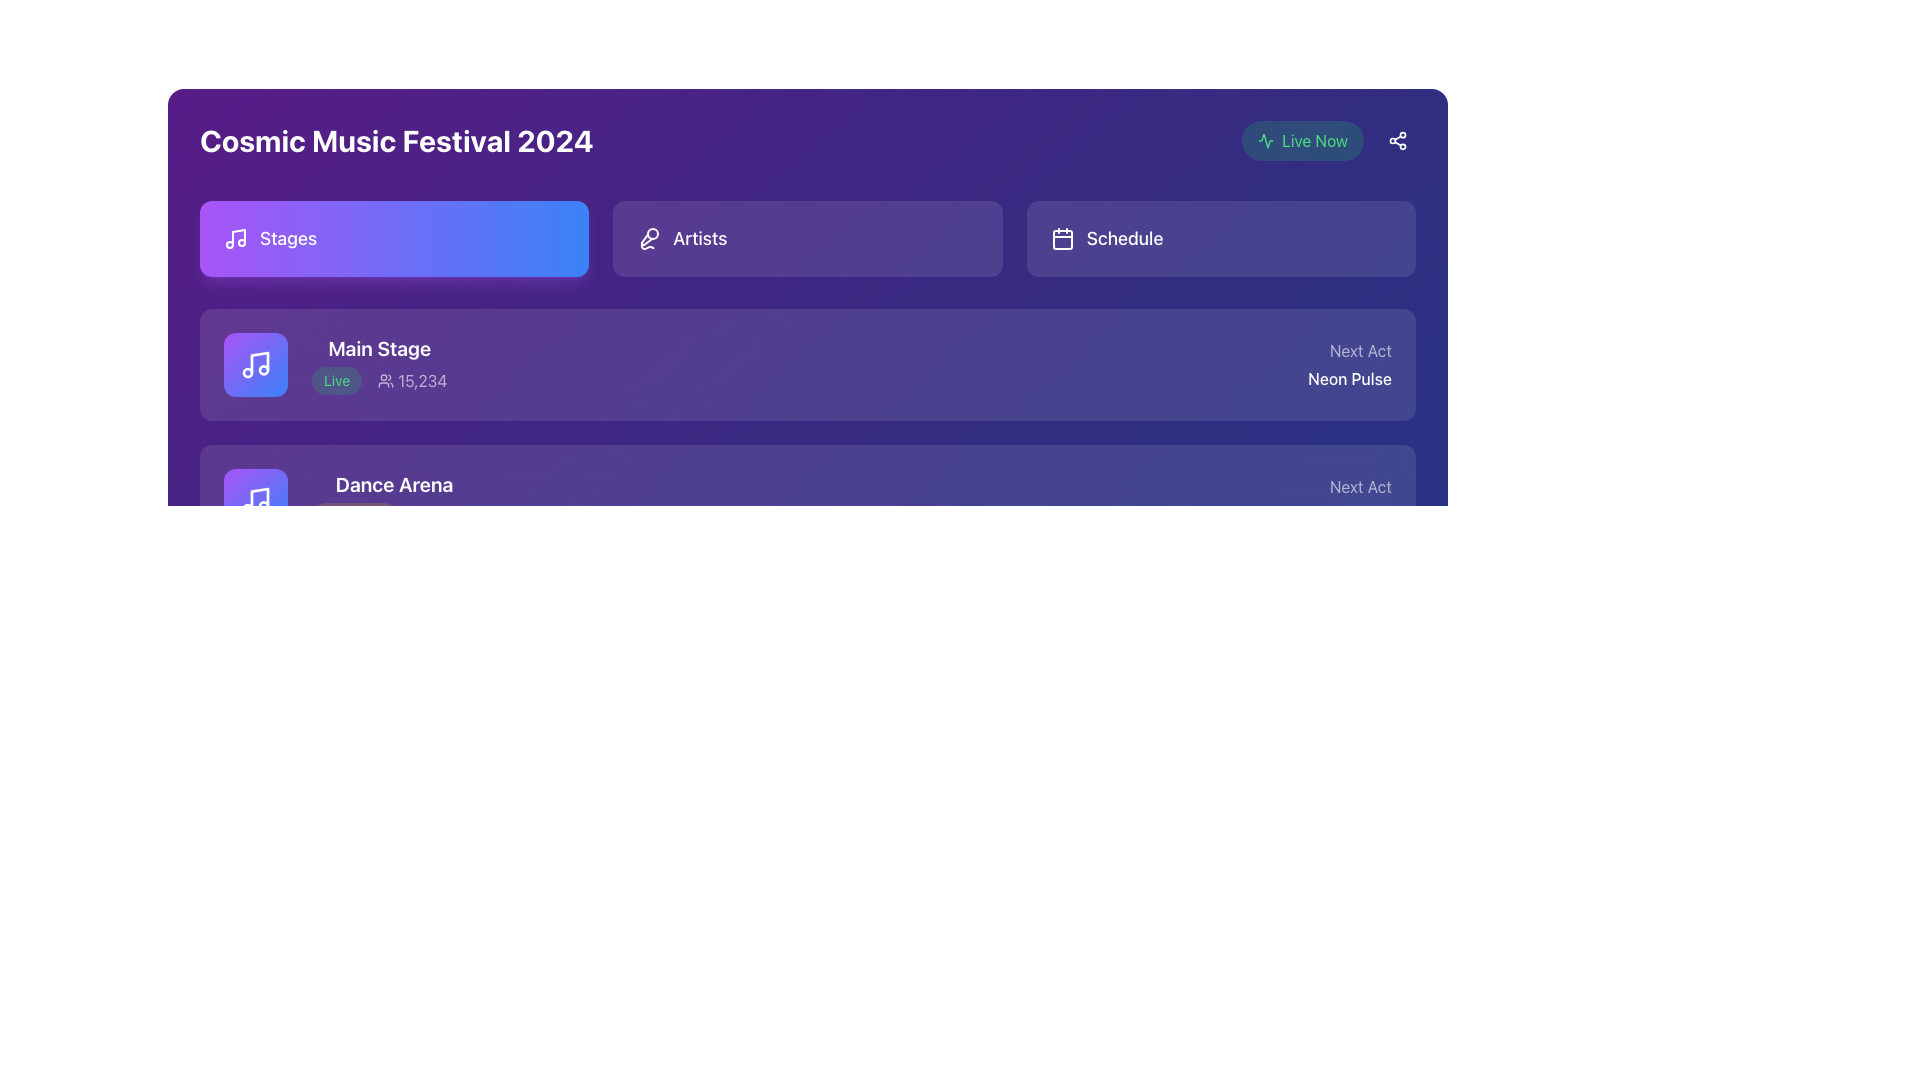  What do you see at coordinates (335, 365) in the screenshot?
I see `the Information badge or status indicator, which shows 'Live' with a green background and '15,234' in muted white, located` at bounding box center [335, 365].